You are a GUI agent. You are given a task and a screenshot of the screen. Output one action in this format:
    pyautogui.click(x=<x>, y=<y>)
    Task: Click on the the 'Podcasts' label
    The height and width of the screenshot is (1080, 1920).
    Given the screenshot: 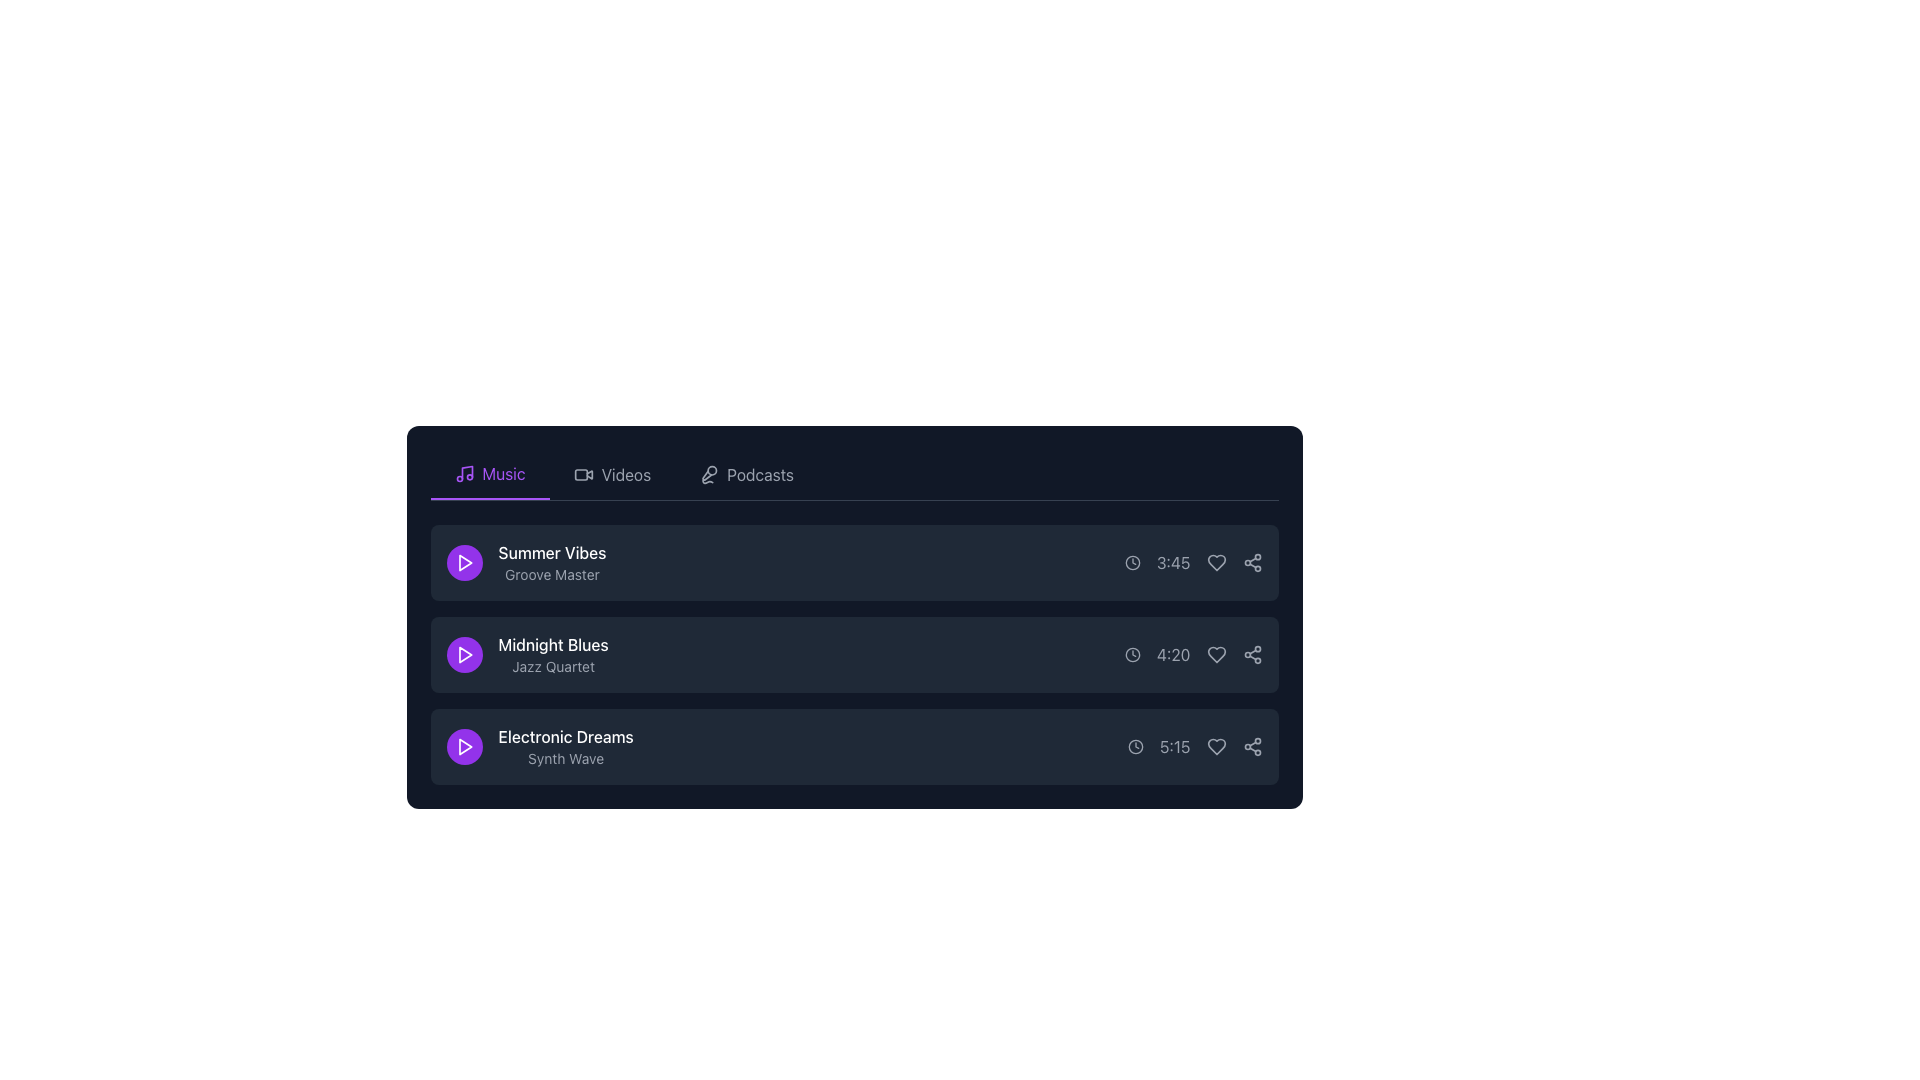 What is the action you would take?
    pyautogui.click(x=759, y=474)
    